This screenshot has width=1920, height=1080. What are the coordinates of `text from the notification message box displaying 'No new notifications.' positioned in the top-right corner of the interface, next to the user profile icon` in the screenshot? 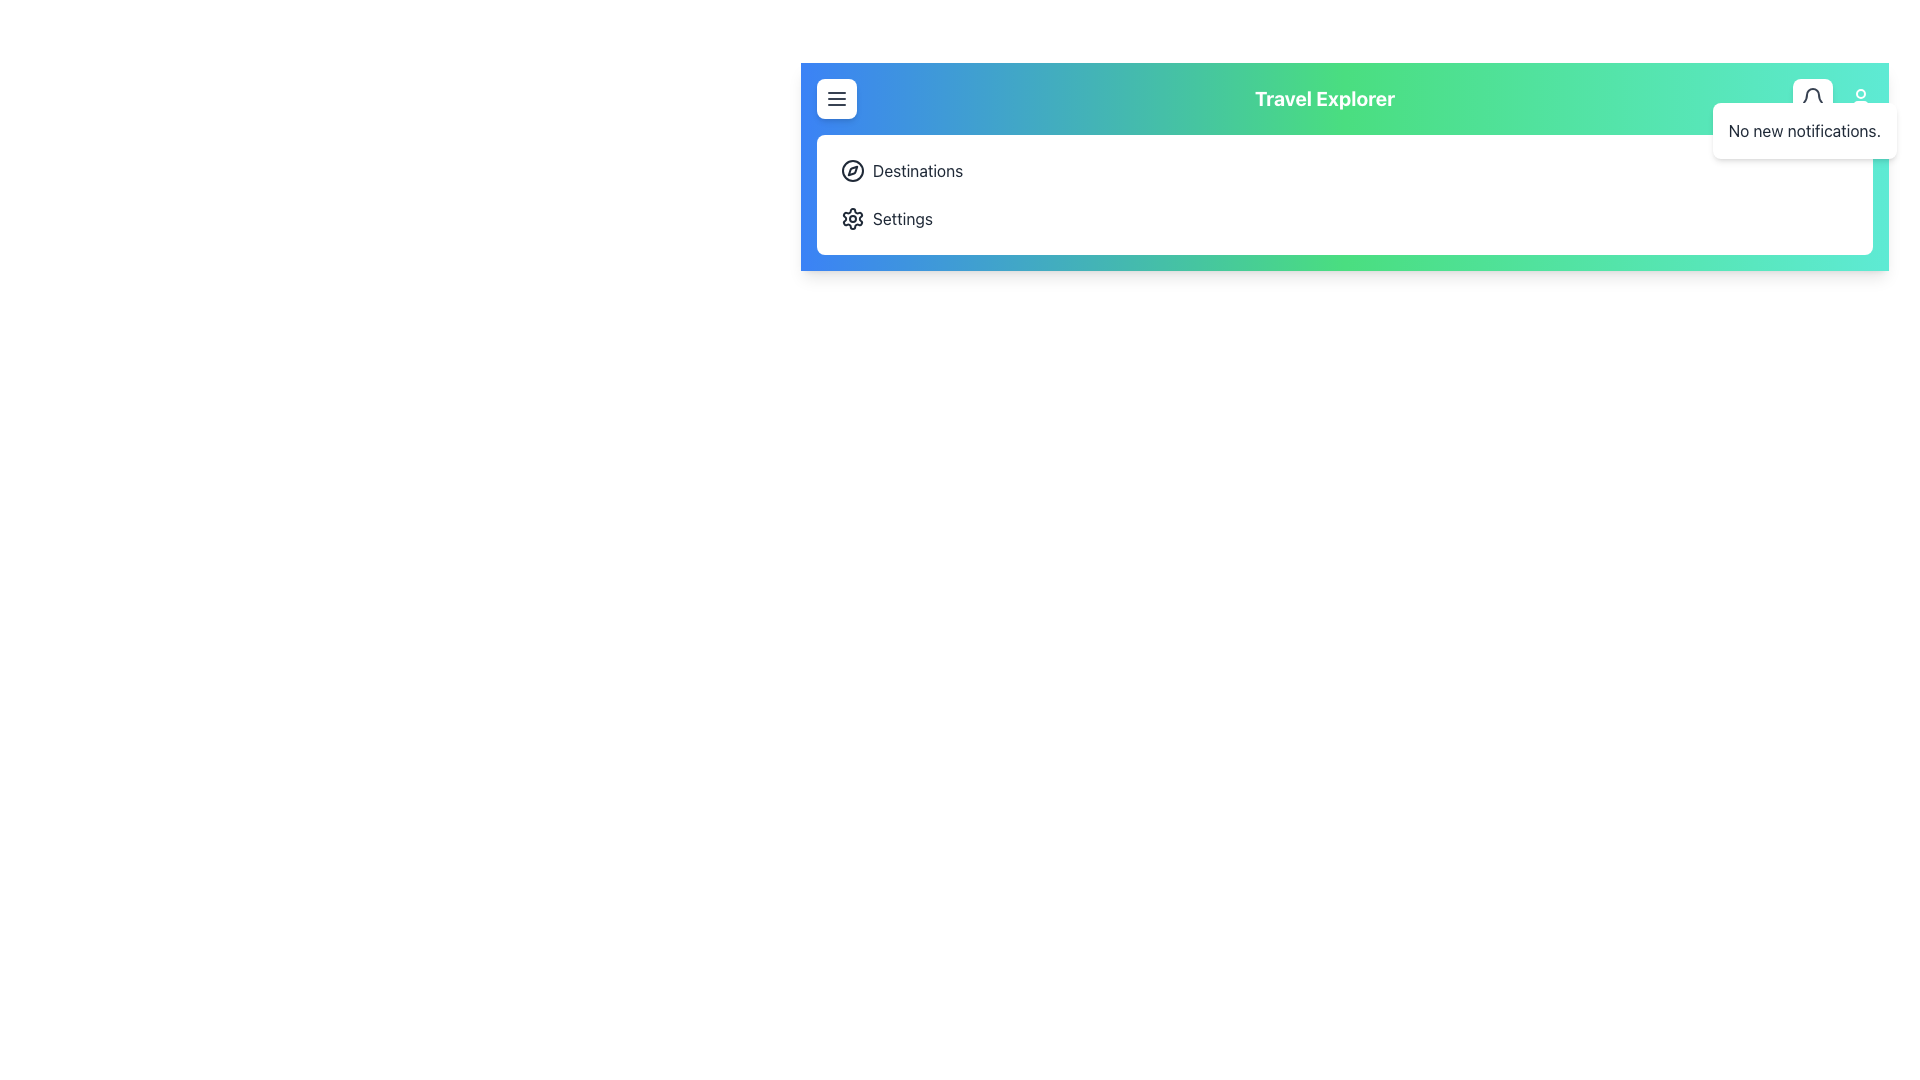 It's located at (1804, 131).